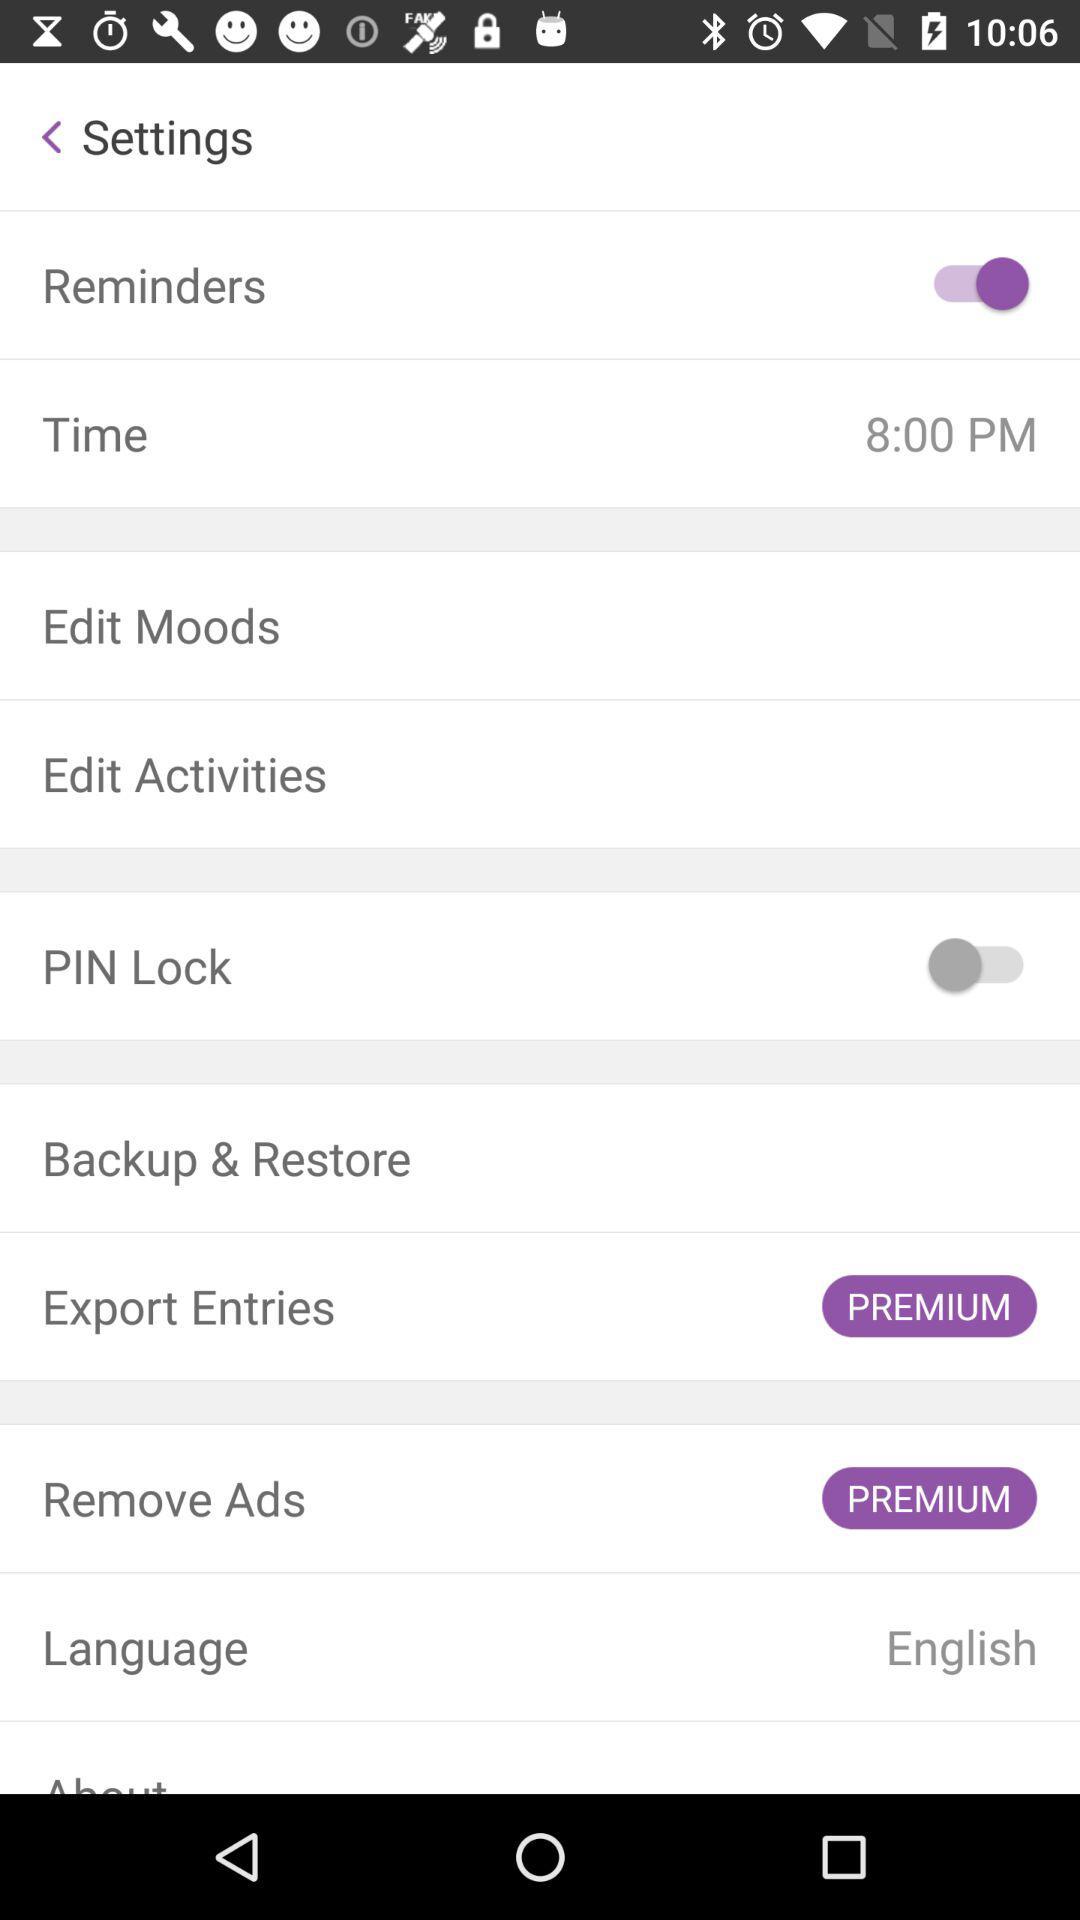 The image size is (1080, 1920). I want to click on the app to the right of reminders, so click(977, 283).